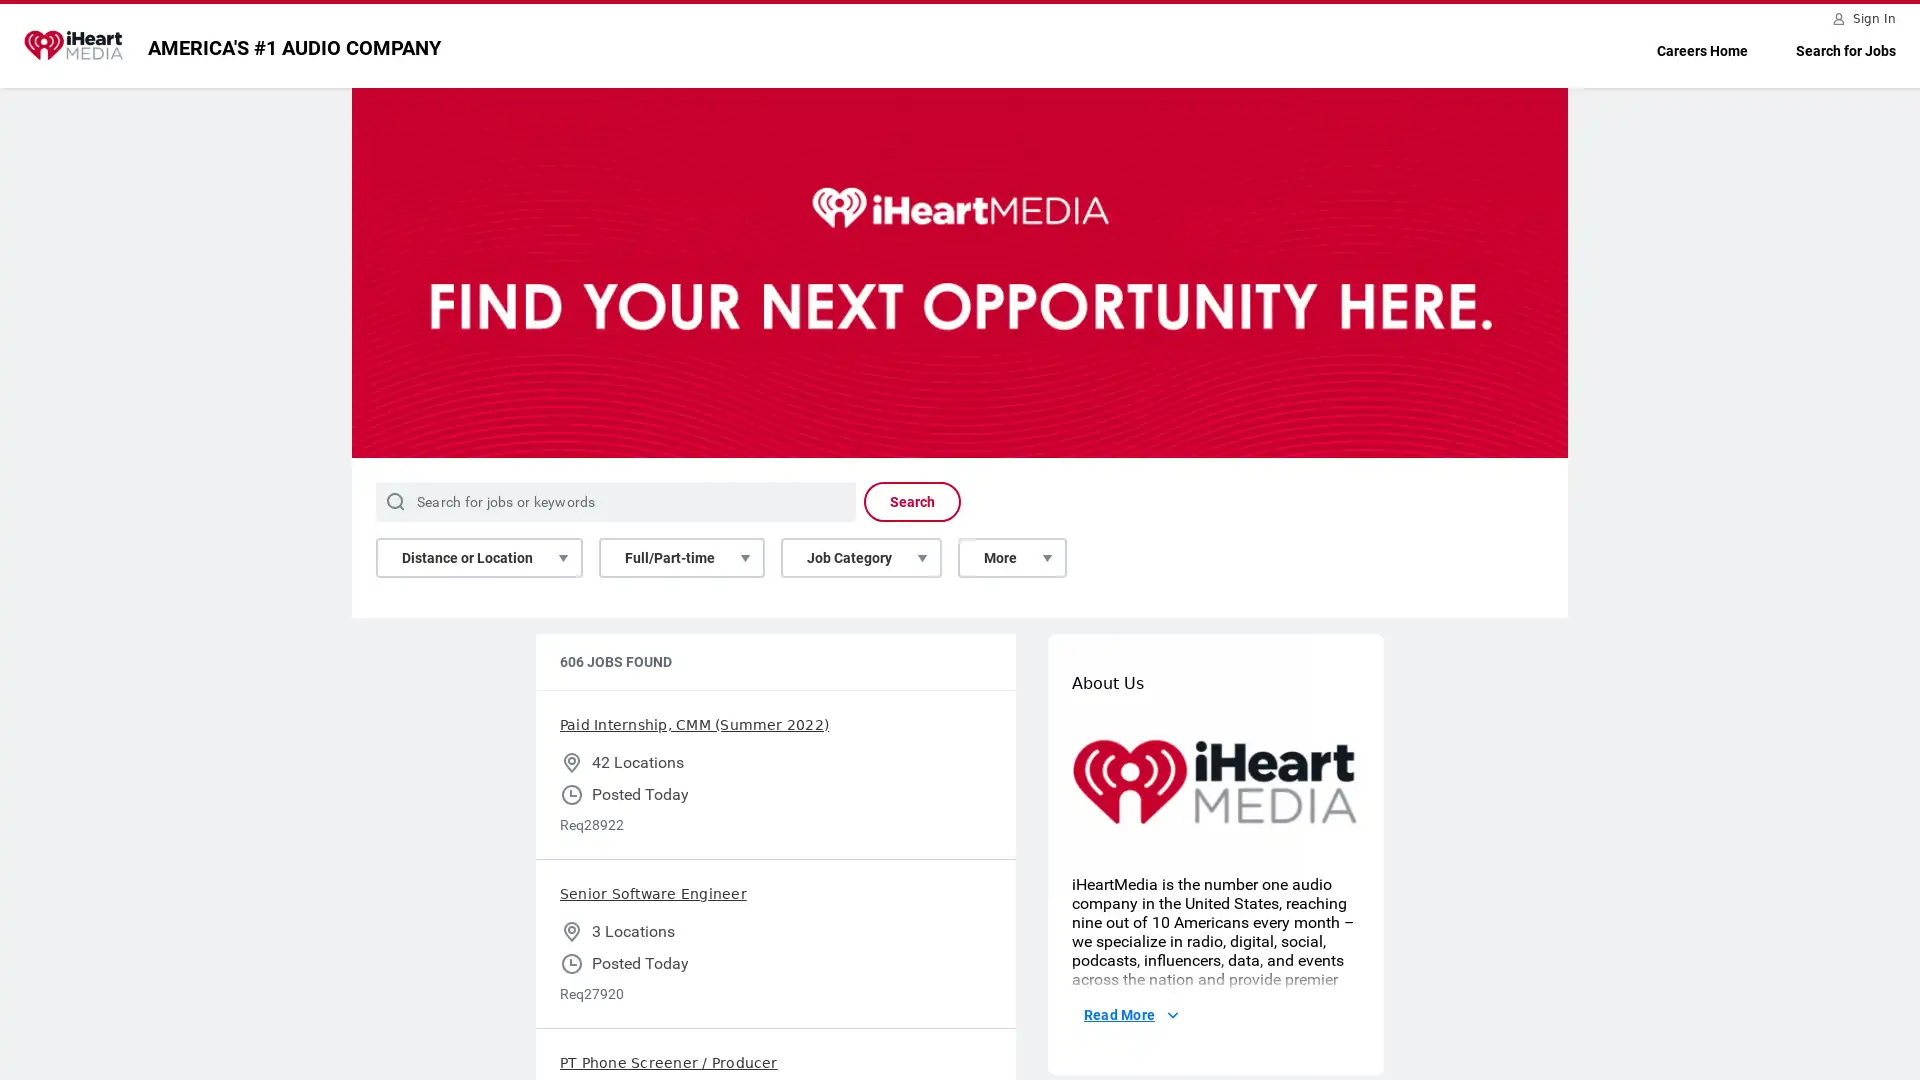 The image size is (1920, 1080). Describe the element at coordinates (681, 558) in the screenshot. I see `Full/Part-time` at that location.